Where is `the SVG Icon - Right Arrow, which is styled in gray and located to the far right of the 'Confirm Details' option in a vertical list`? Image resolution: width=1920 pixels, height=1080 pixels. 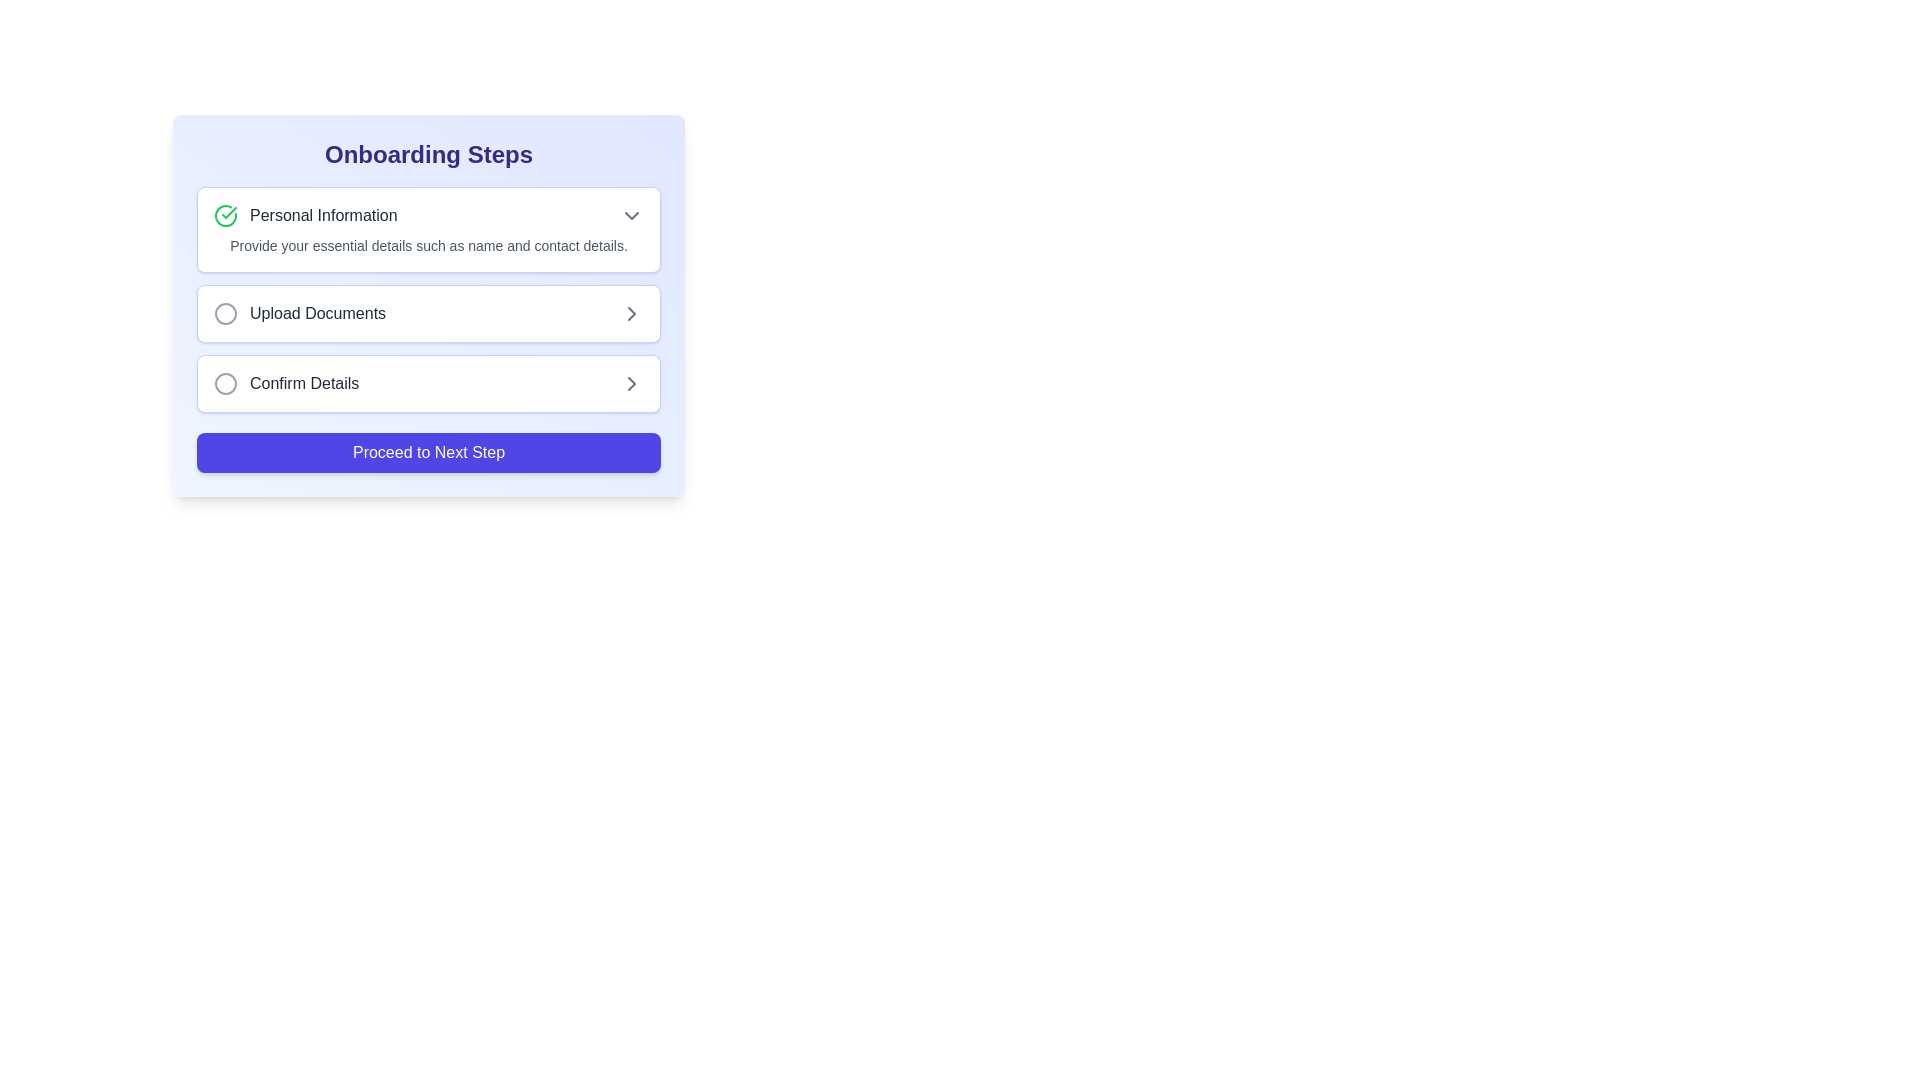
the SVG Icon - Right Arrow, which is styled in gray and located to the far right of the 'Confirm Details' option in a vertical list is located at coordinates (631, 313).